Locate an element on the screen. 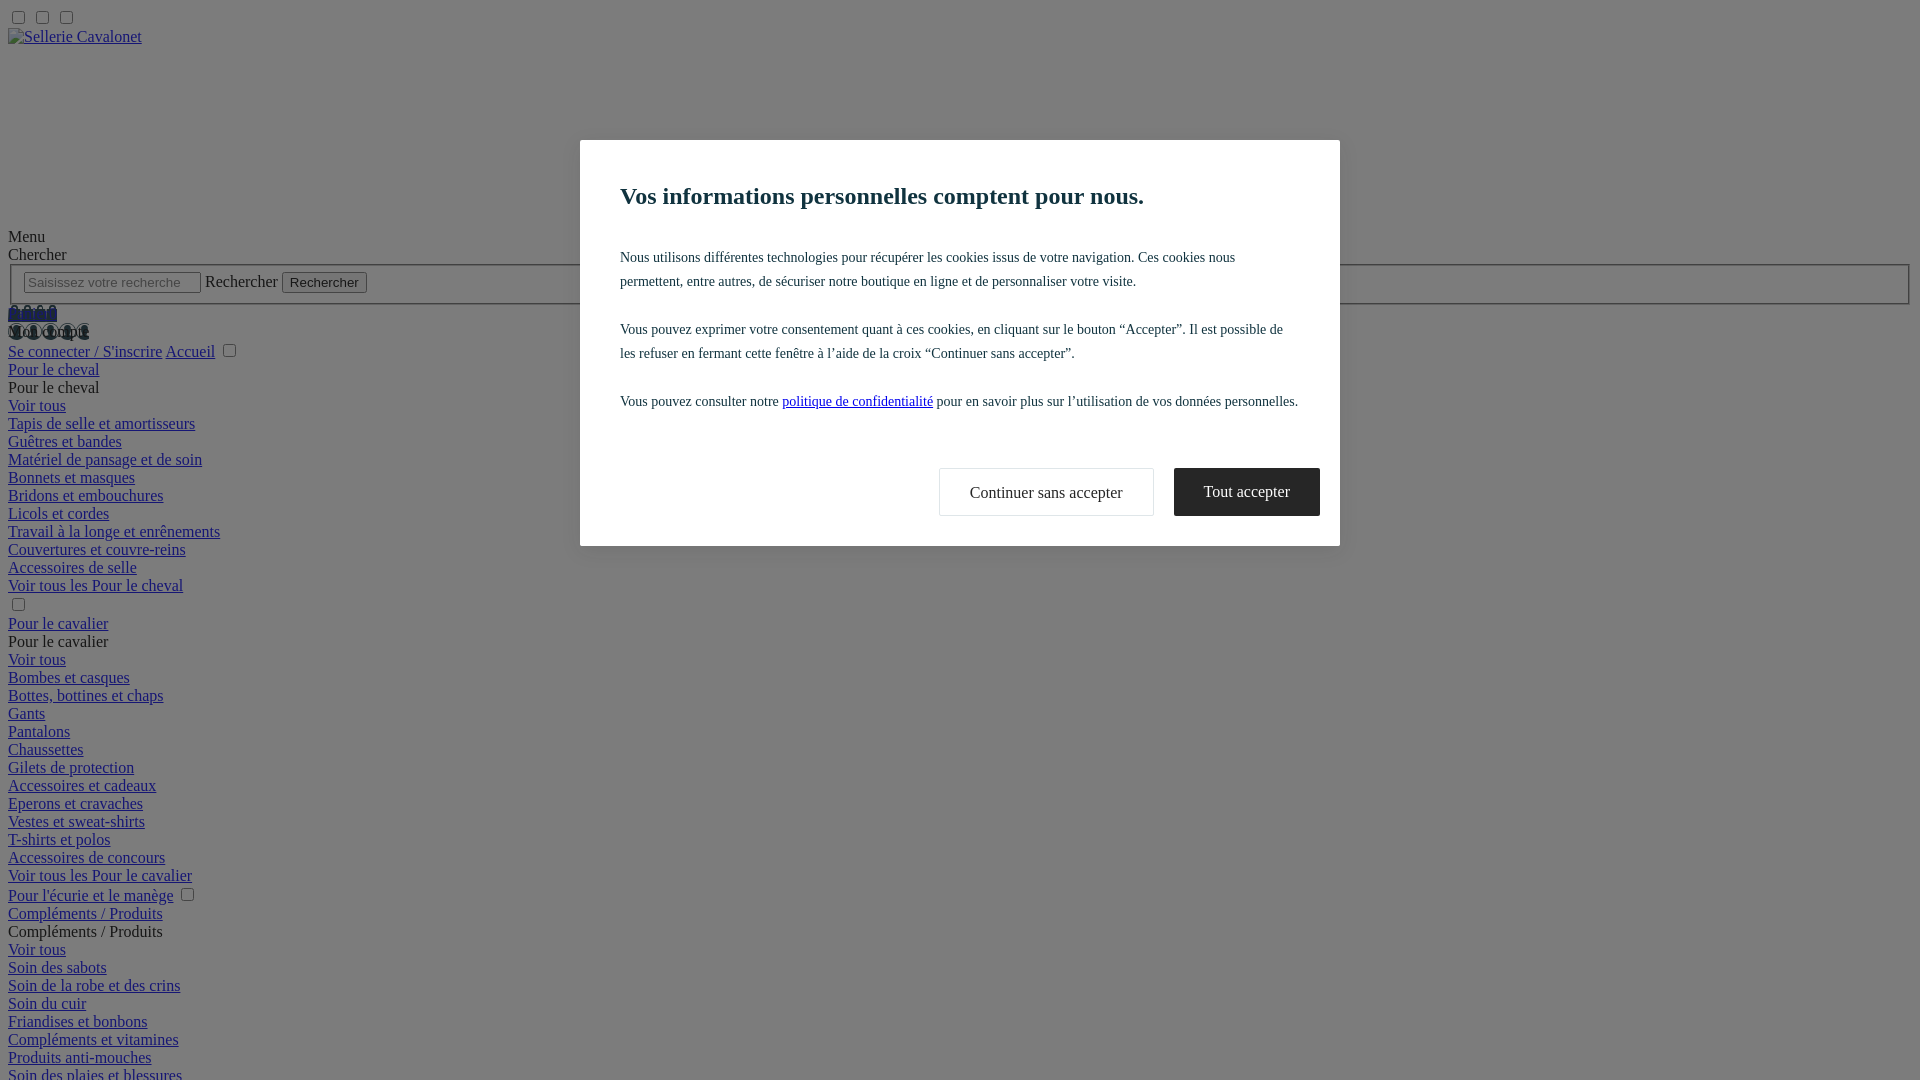 Image resolution: width=1920 pixels, height=1080 pixels. 'Accessoires de concours' is located at coordinates (85, 856).